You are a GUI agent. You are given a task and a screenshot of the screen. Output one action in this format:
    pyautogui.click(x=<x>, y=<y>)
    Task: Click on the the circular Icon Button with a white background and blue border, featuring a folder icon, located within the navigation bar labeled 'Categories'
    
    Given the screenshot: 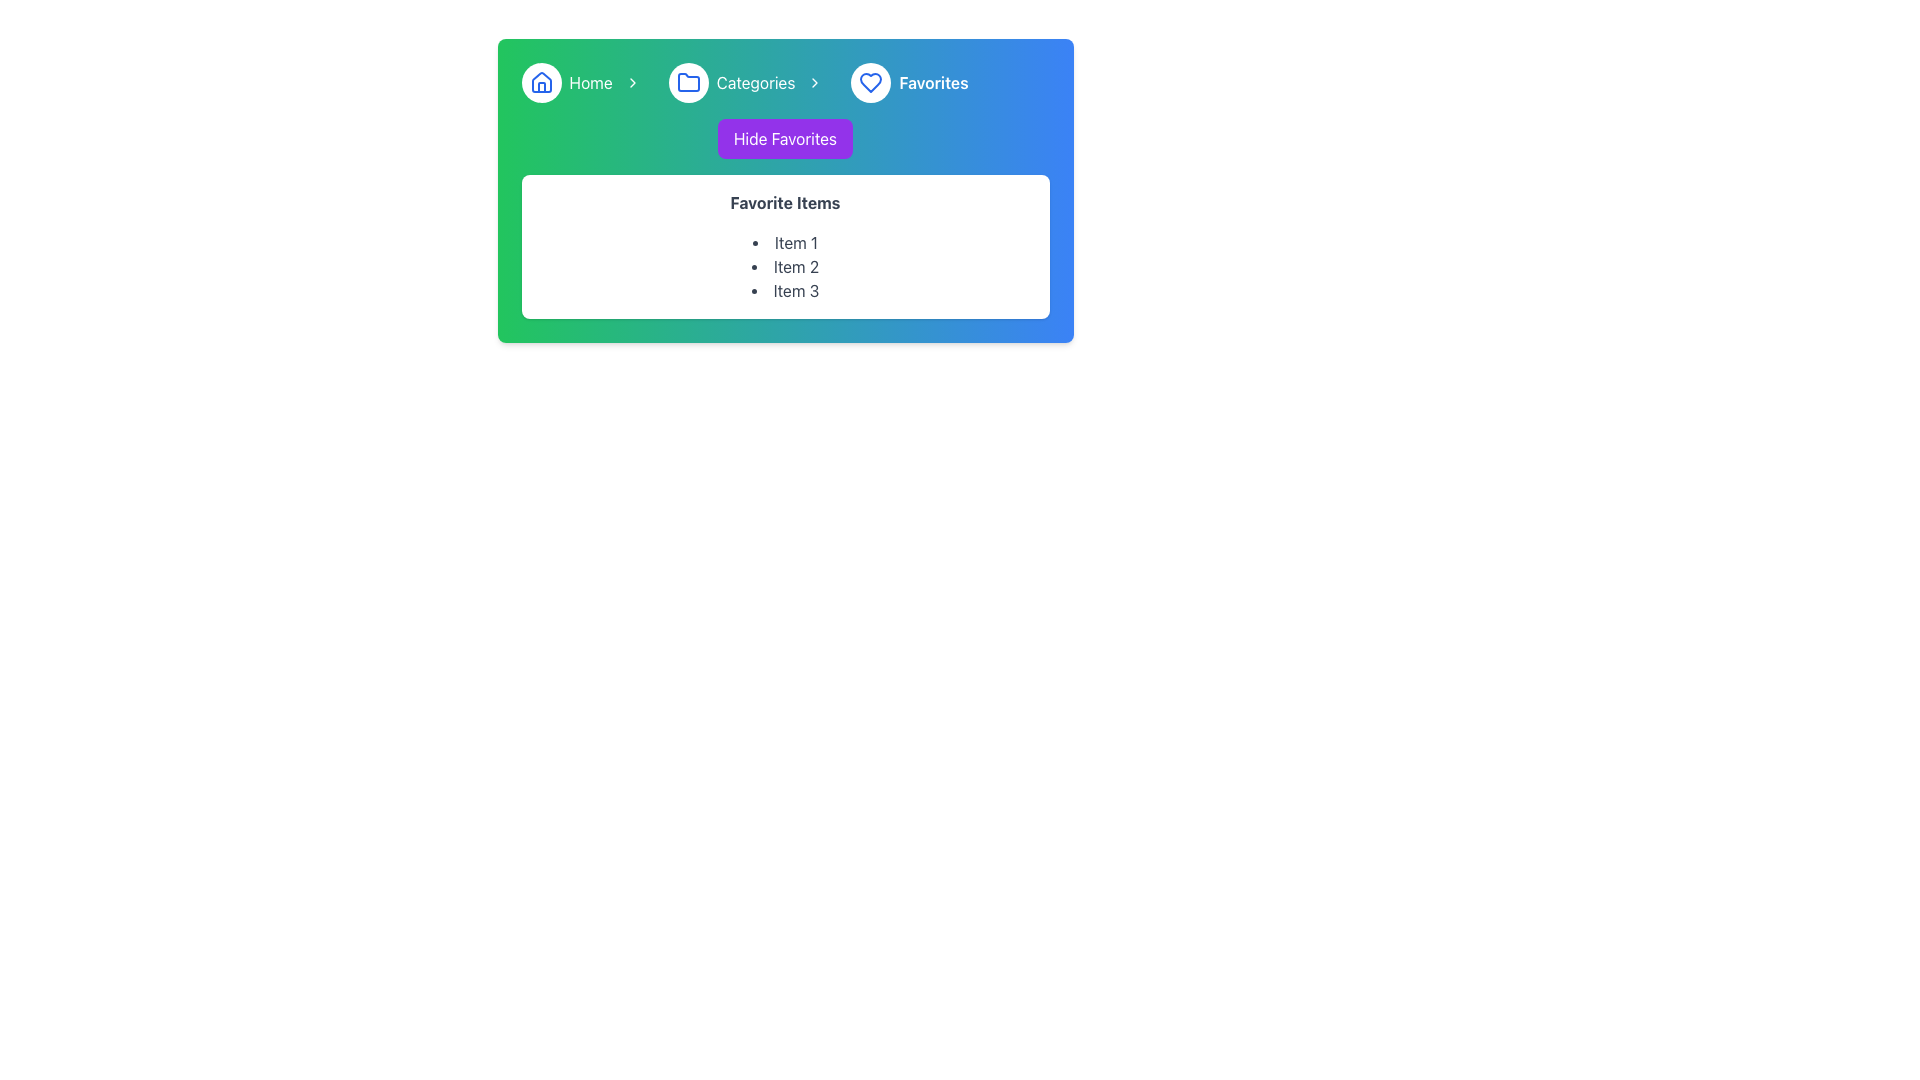 What is the action you would take?
    pyautogui.click(x=688, y=82)
    